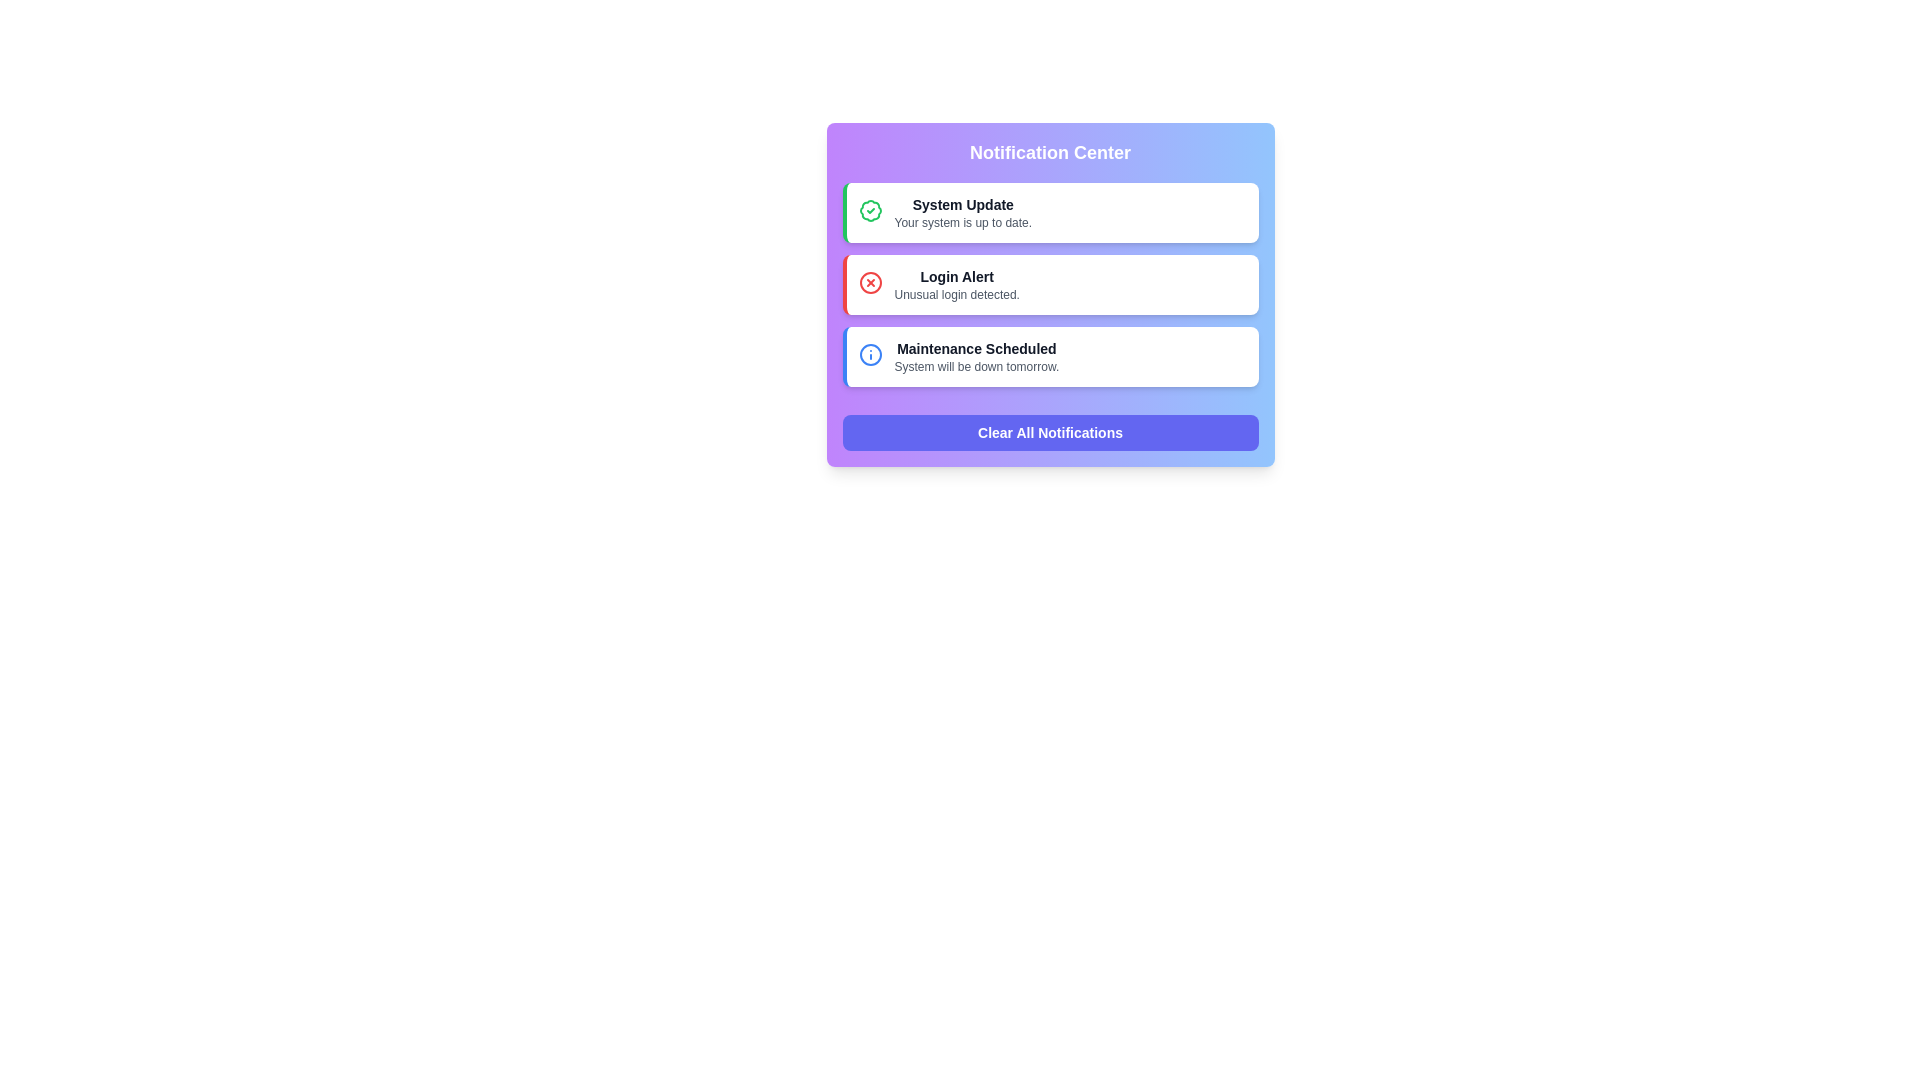  I want to click on text 'Login Alert' from the second notification panel, which is styled in bold dark gray and positioned to the right of the red circular icon, so click(956, 277).